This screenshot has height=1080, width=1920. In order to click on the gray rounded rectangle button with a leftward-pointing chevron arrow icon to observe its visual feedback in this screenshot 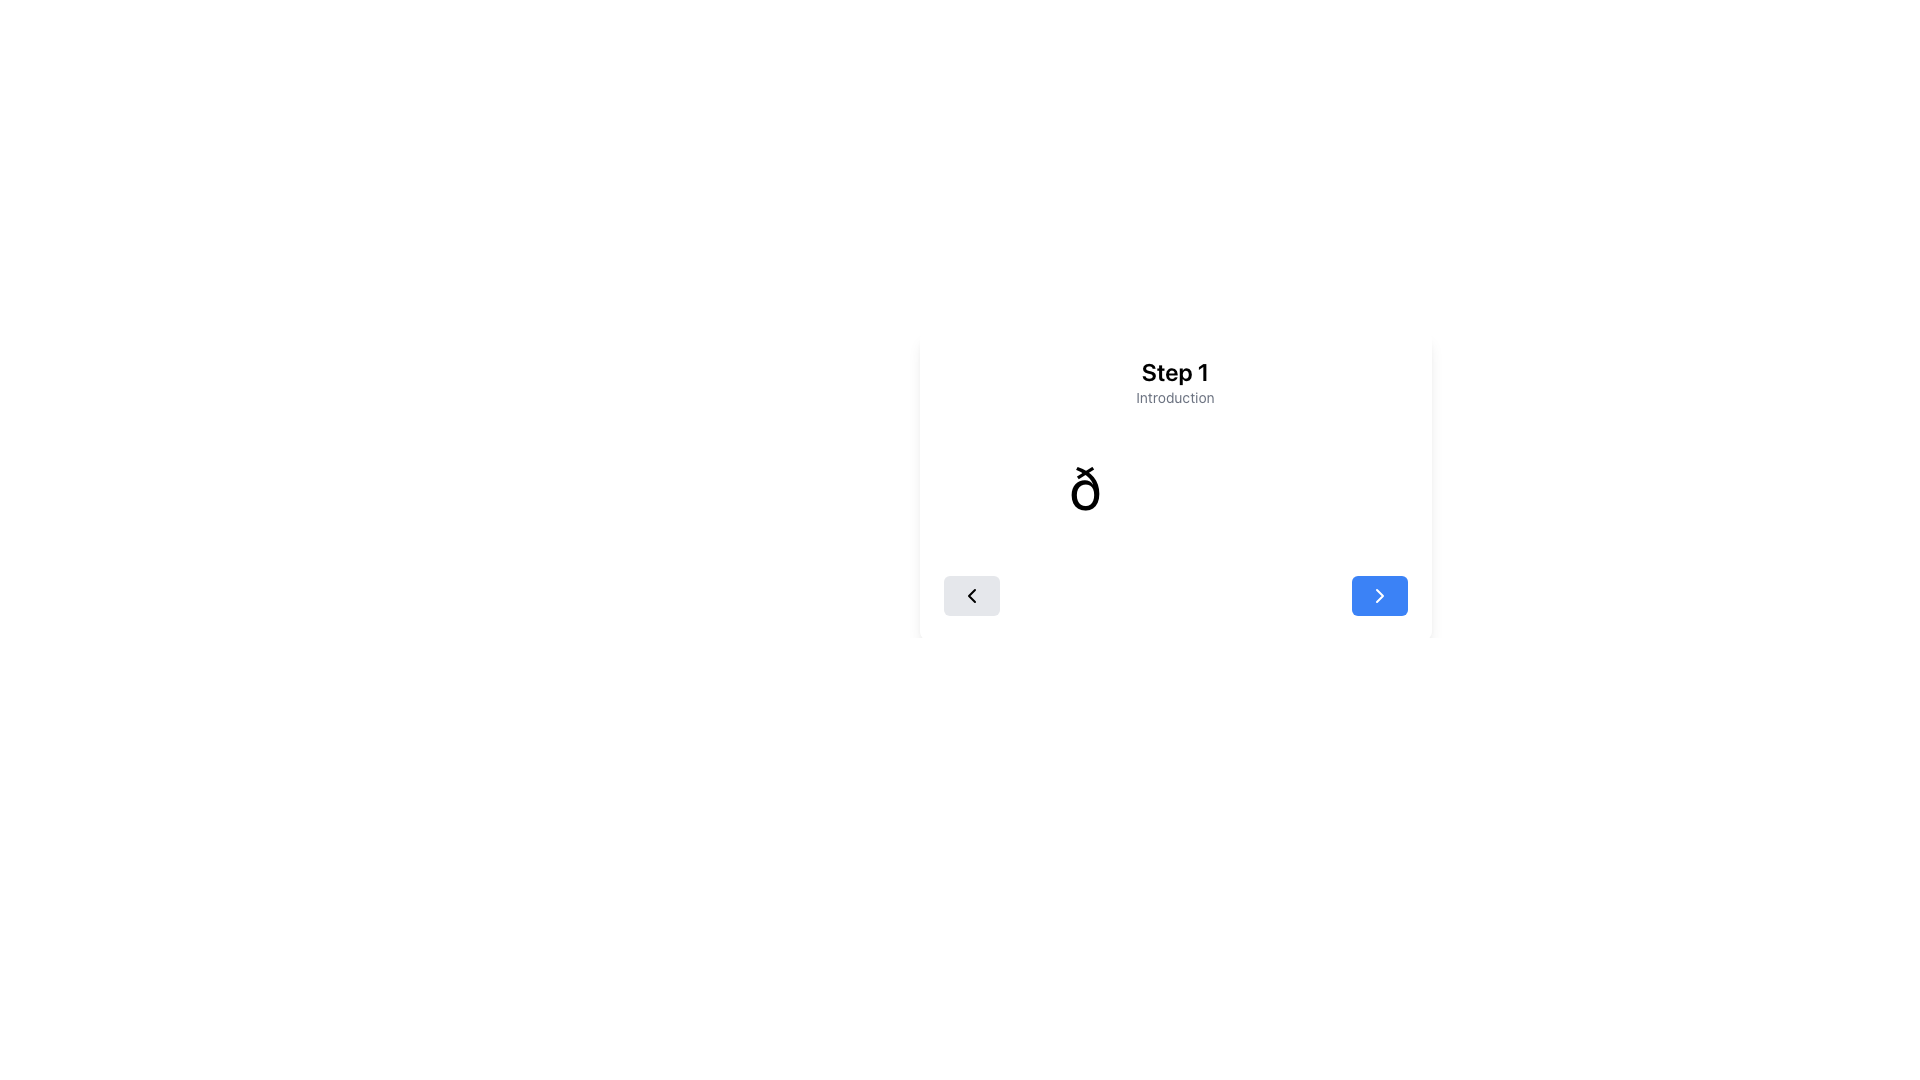, I will do `click(971, 595)`.